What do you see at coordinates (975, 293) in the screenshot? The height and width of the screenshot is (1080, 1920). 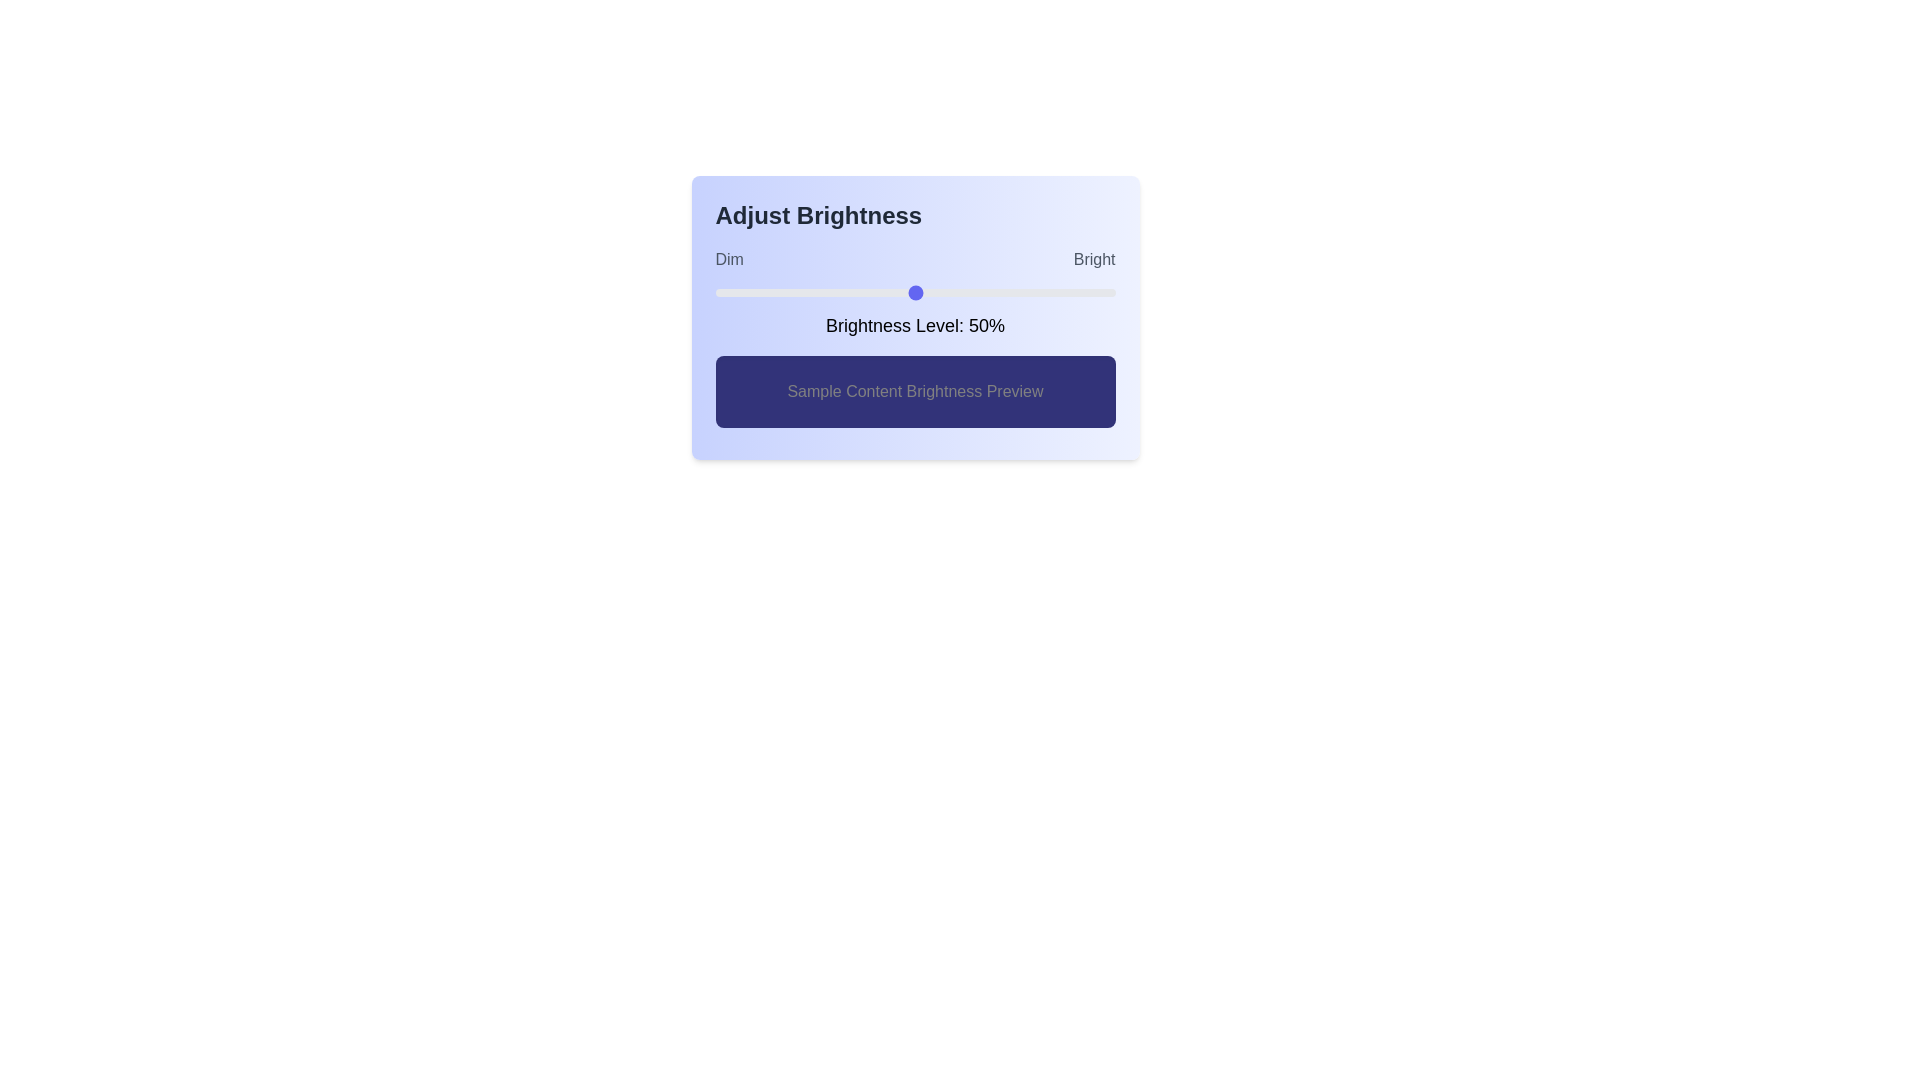 I see `the brightness level to 65% by dragging the slider` at bounding box center [975, 293].